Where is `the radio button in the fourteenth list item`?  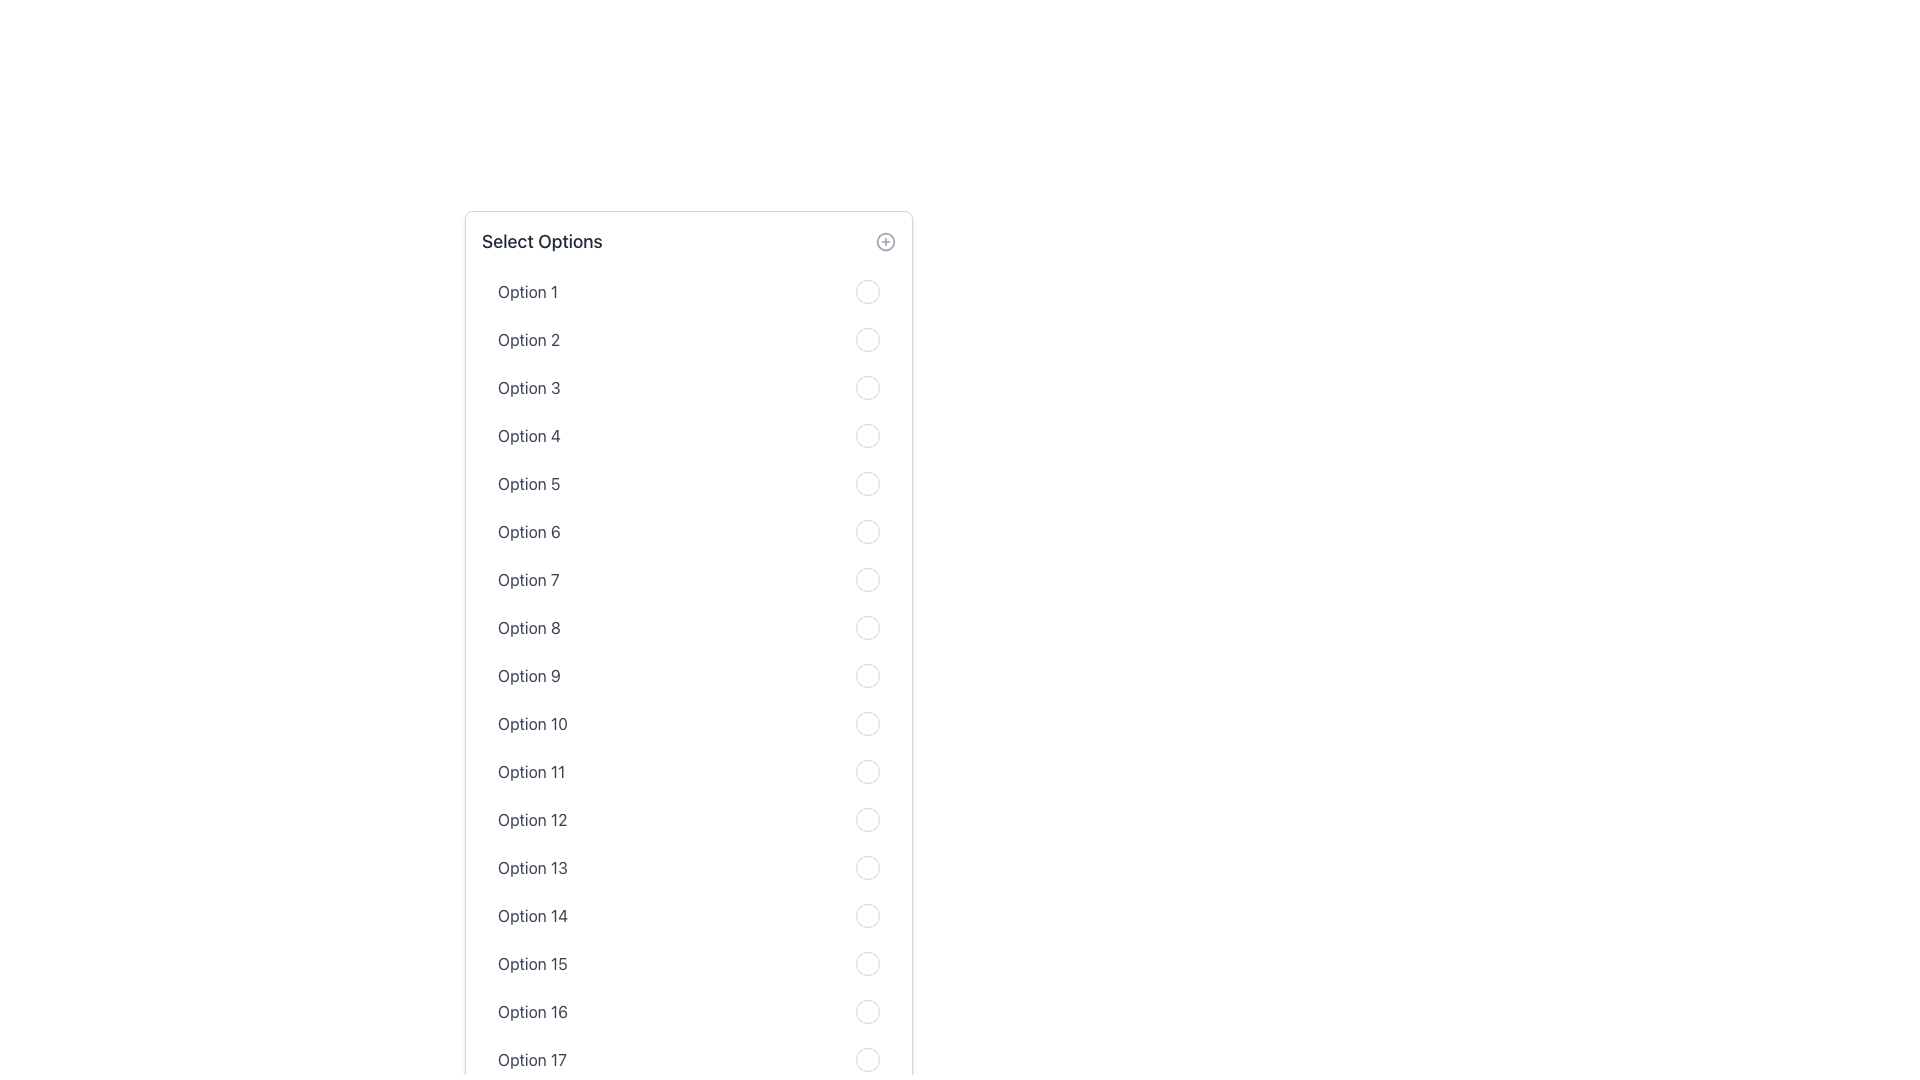
the radio button in the fourteenth list item is located at coordinates (689, 915).